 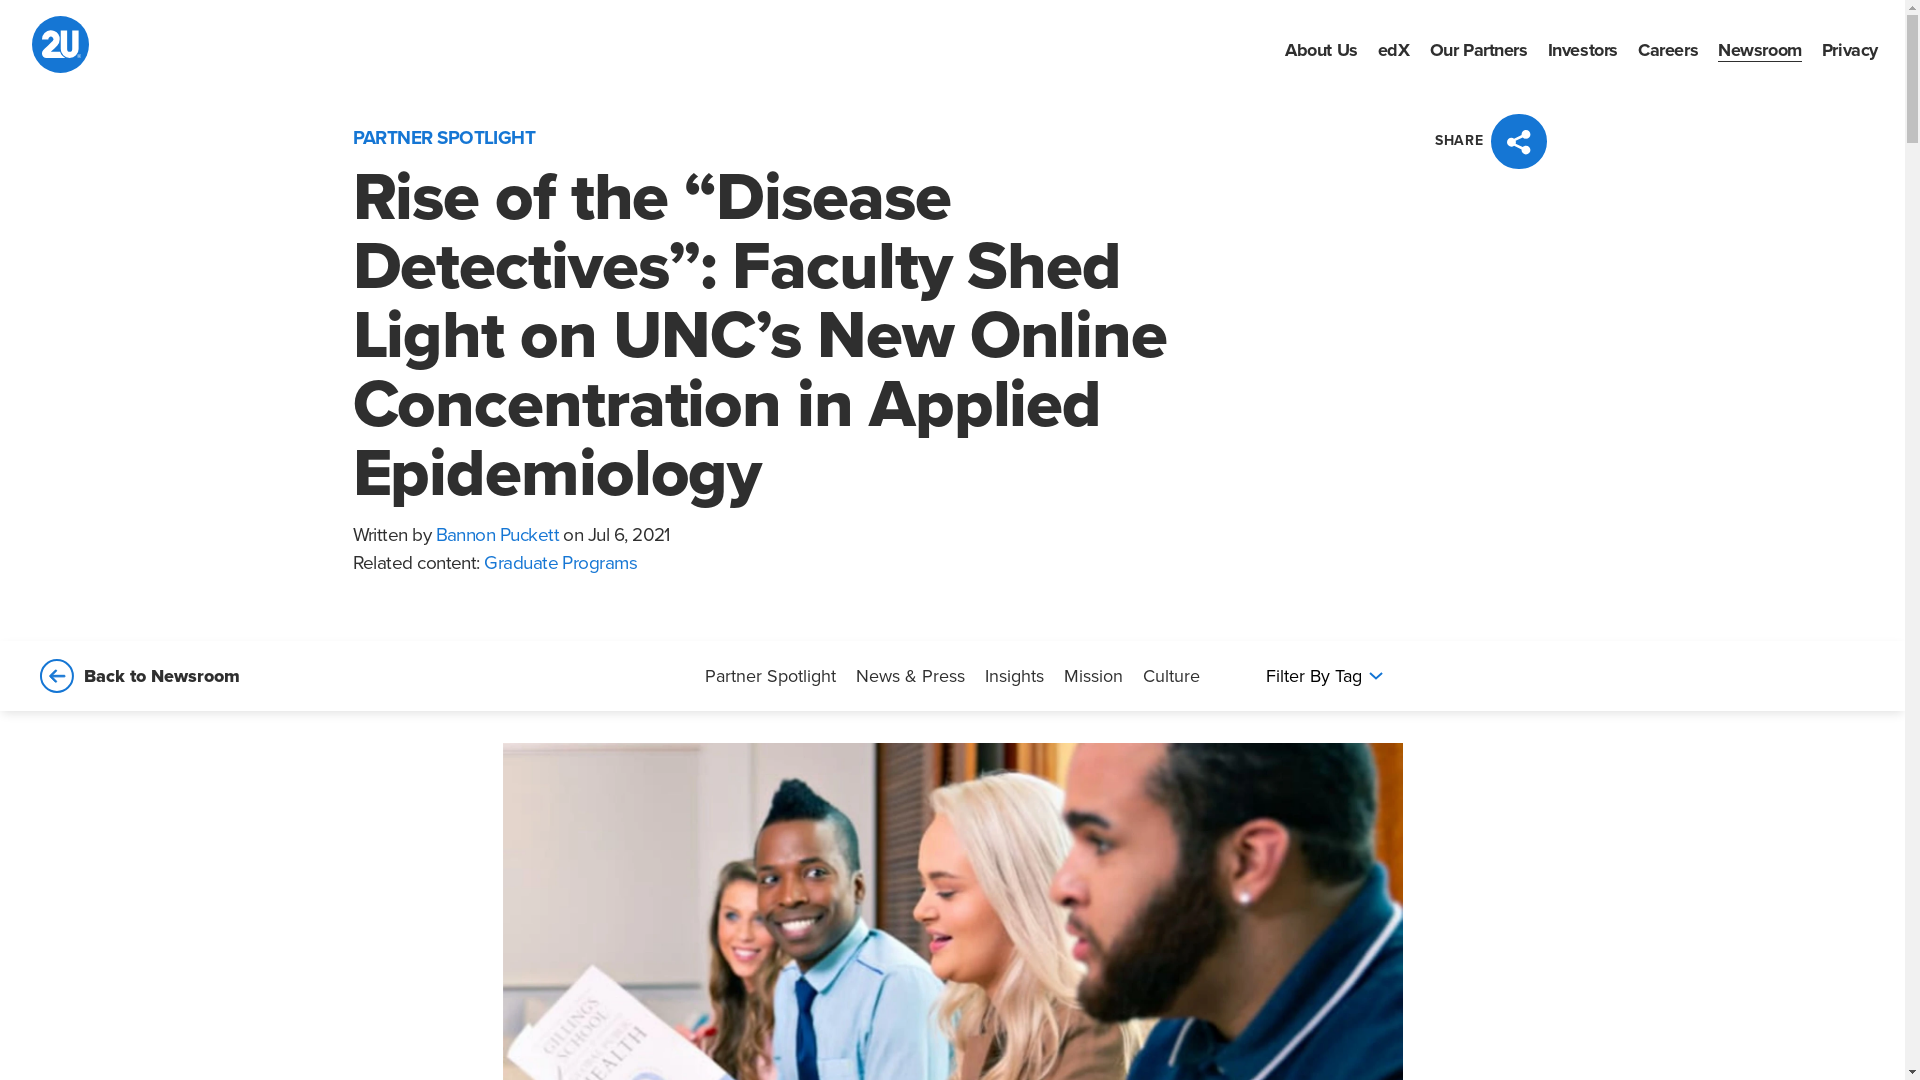 I want to click on 'Back to Newsroom', so click(x=32, y=675).